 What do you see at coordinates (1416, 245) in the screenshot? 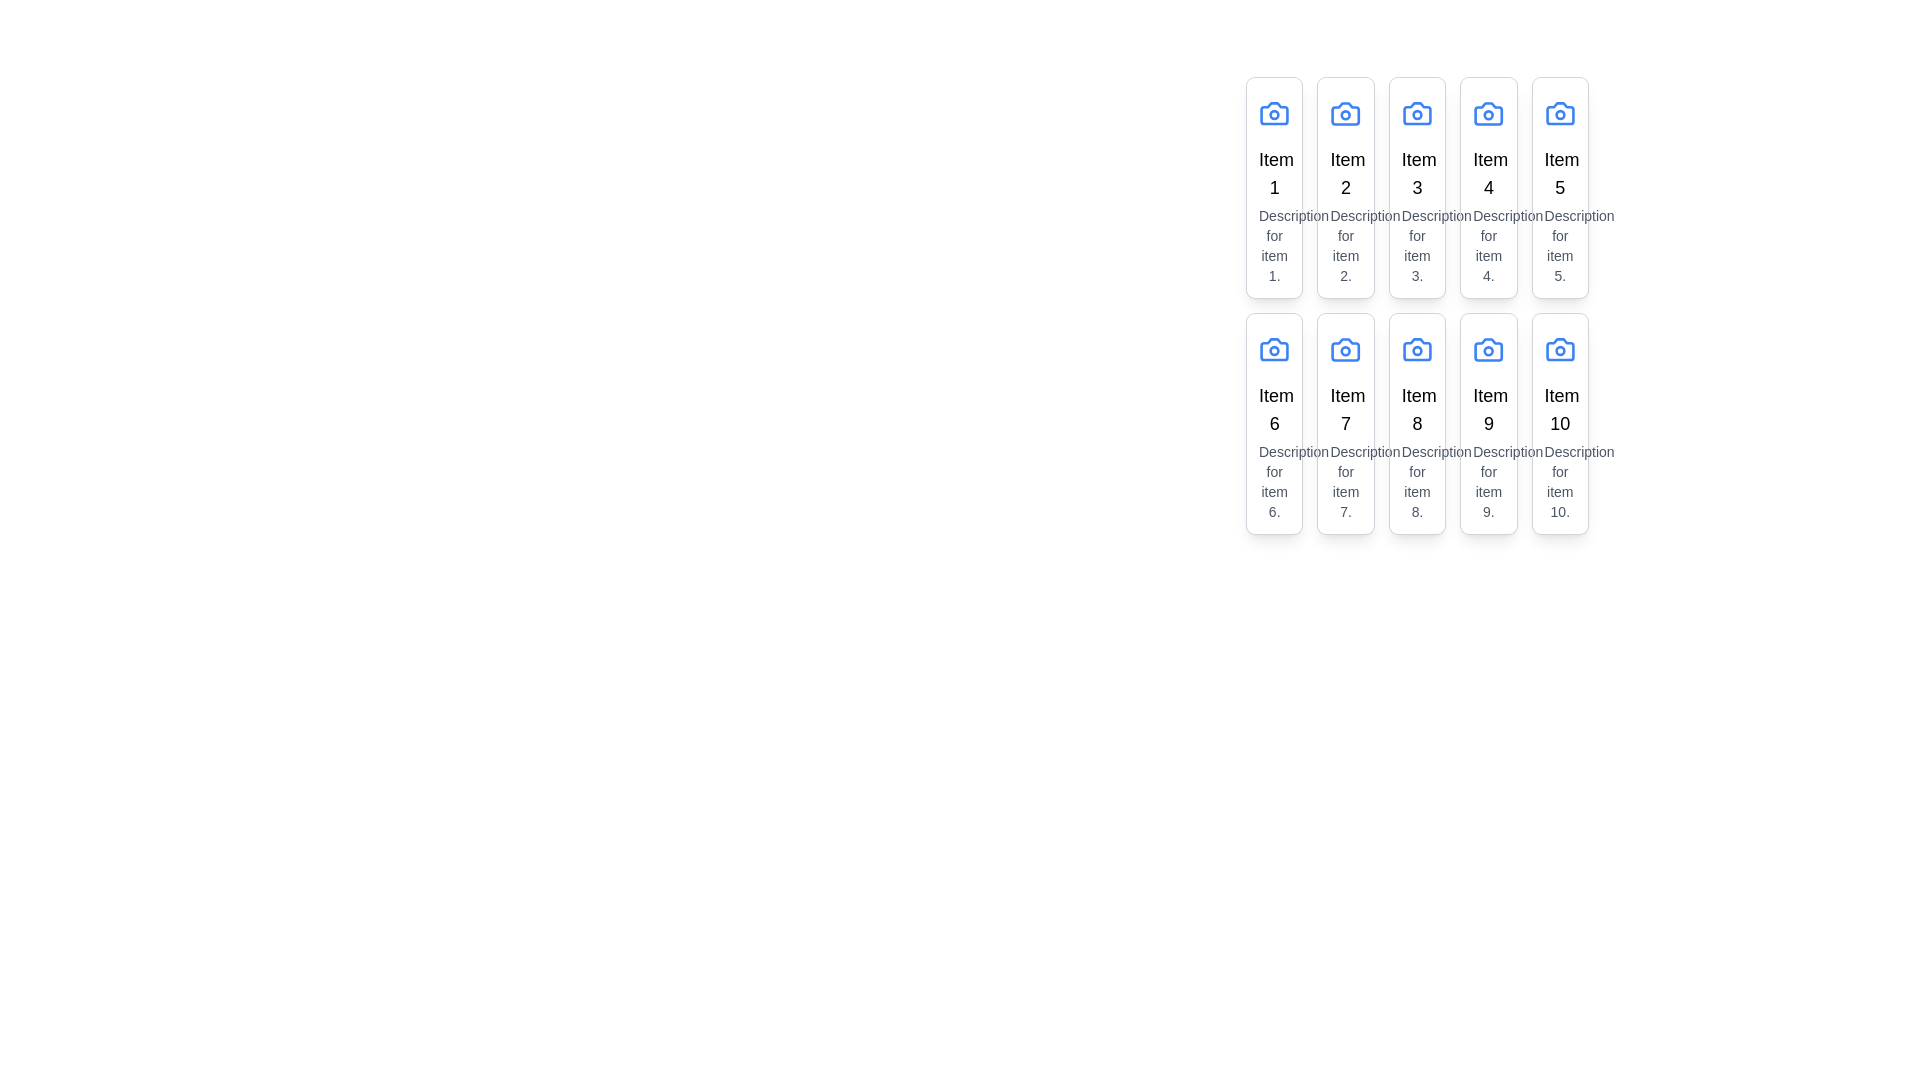
I see `the text block displaying 'Description for item 3.' located below the title 'Item 3' in the card at the first row and third column of the grid layout` at bounding box center [1416, 245].